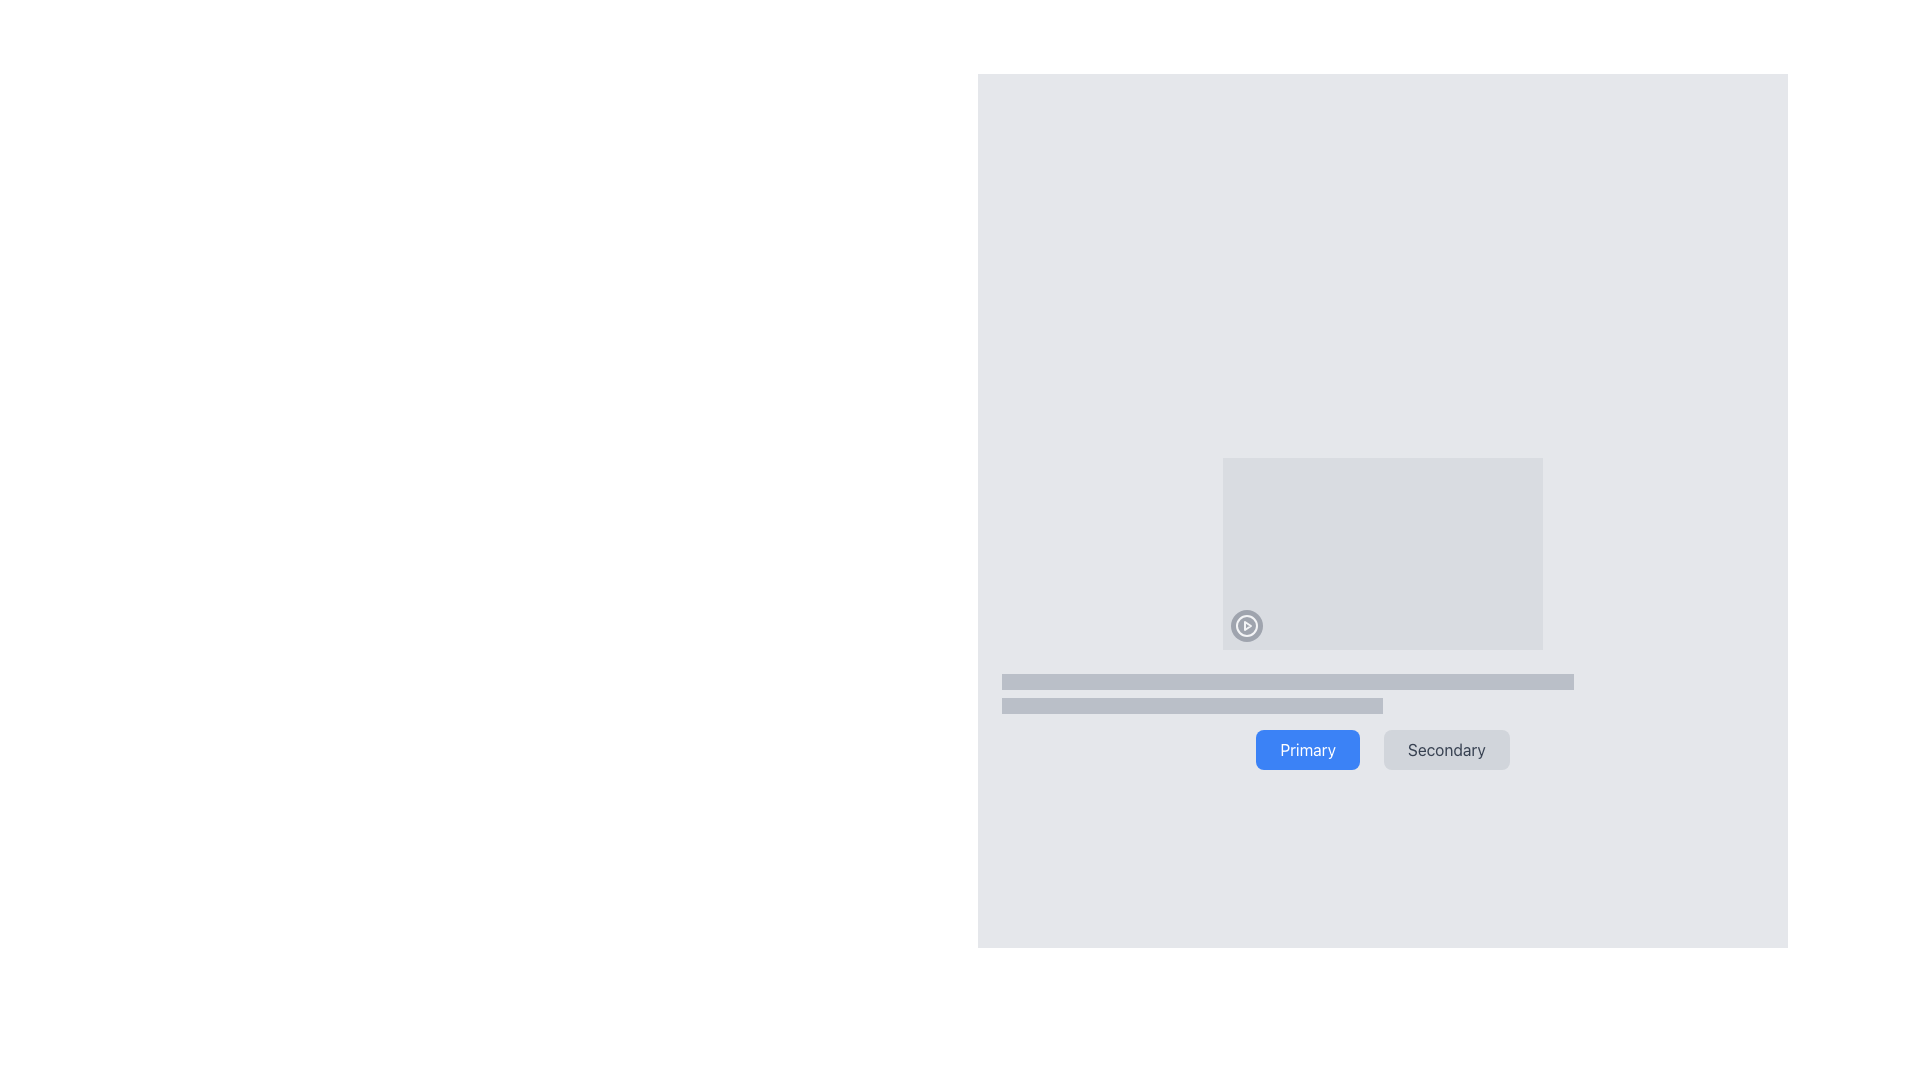  Describe the element at coordinates (1287, 681) in the screenshot. I see `the progress bar or placeholder bar located below the rectangular placeholder graphic and above the buttons labeled 'Primary' and 'Secondary'` at that location.